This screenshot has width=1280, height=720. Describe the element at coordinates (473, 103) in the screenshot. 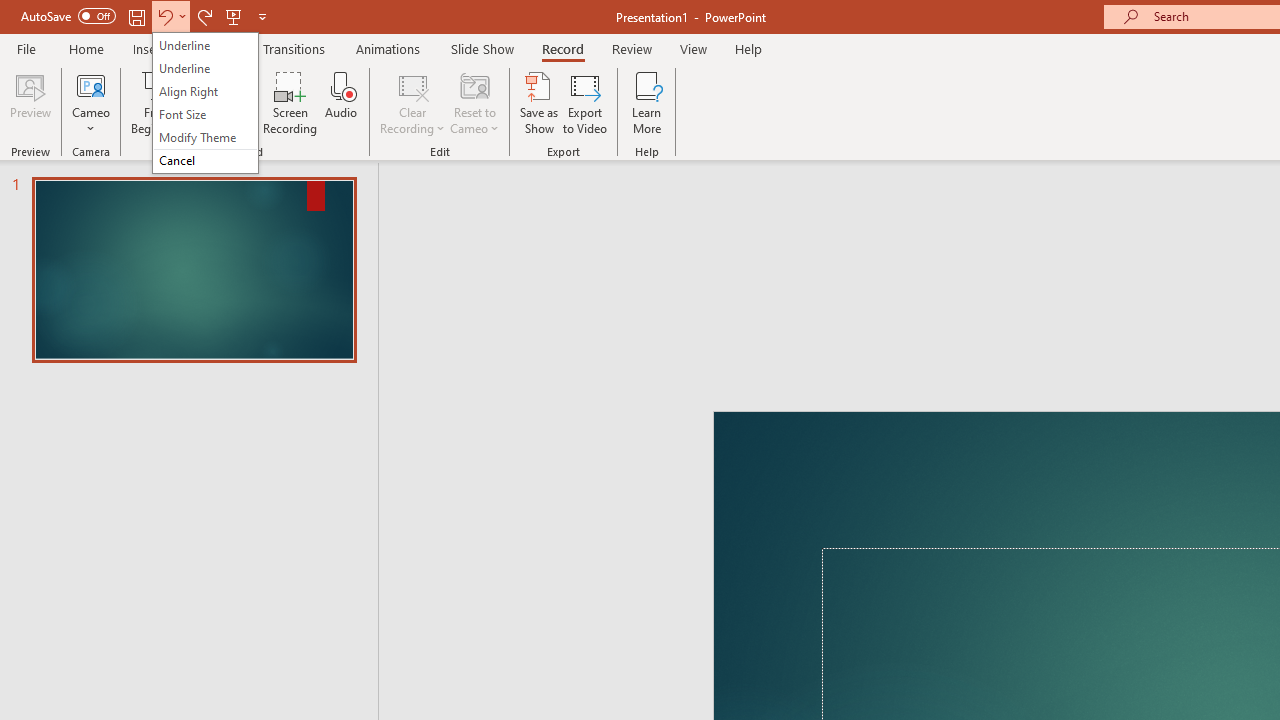

I see `'Reset to Cameo'` at that location.